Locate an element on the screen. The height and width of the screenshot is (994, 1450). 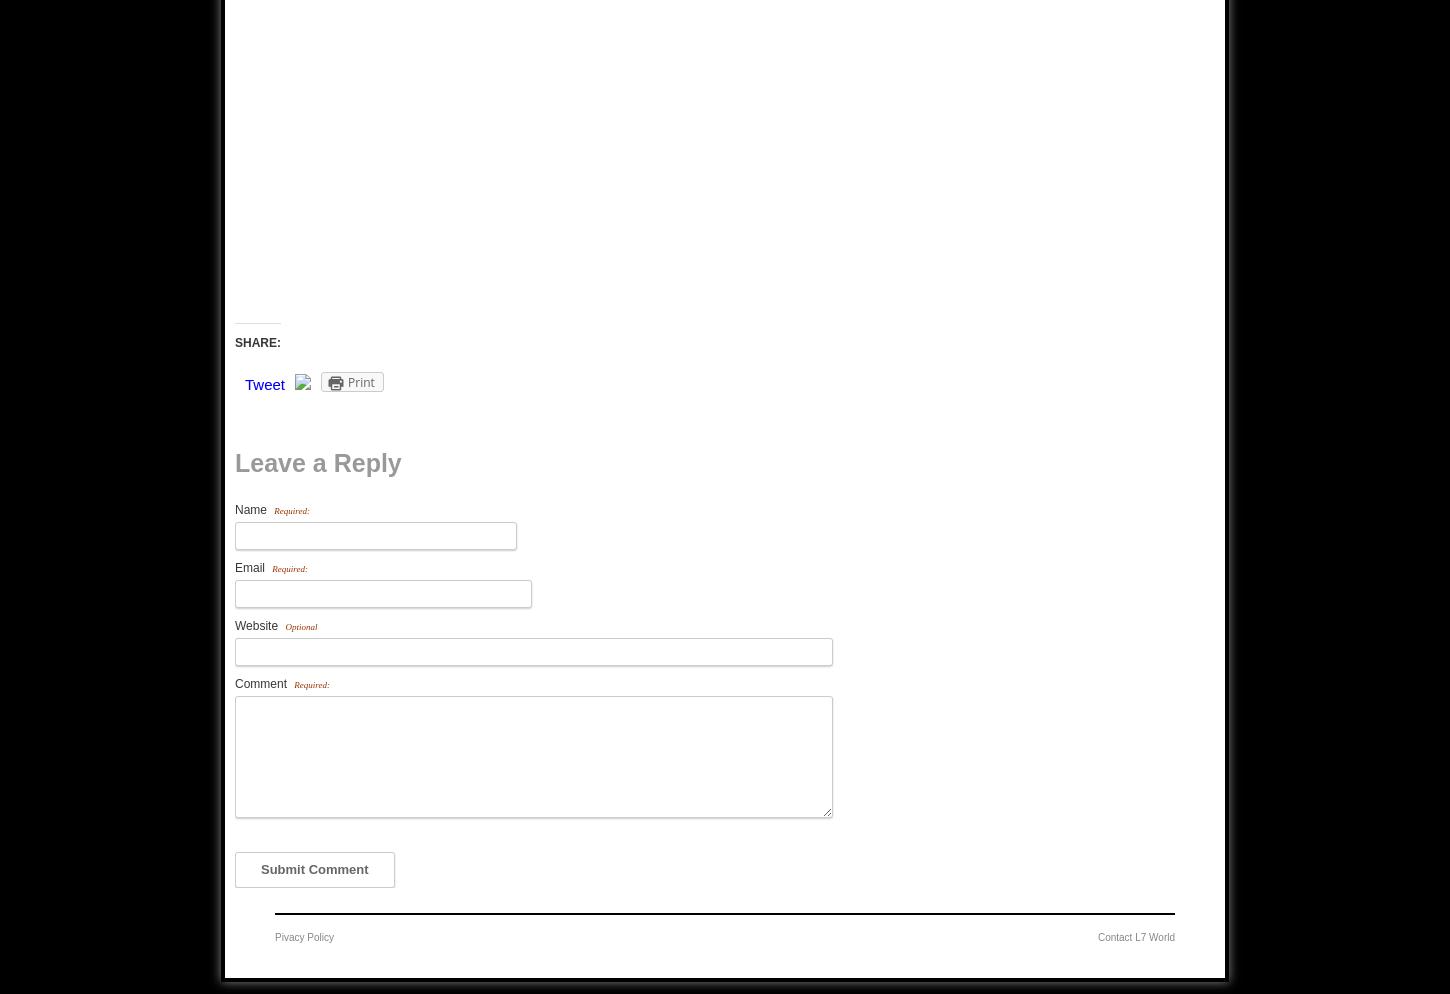
'Comment' is located at coordinates (262, 682).